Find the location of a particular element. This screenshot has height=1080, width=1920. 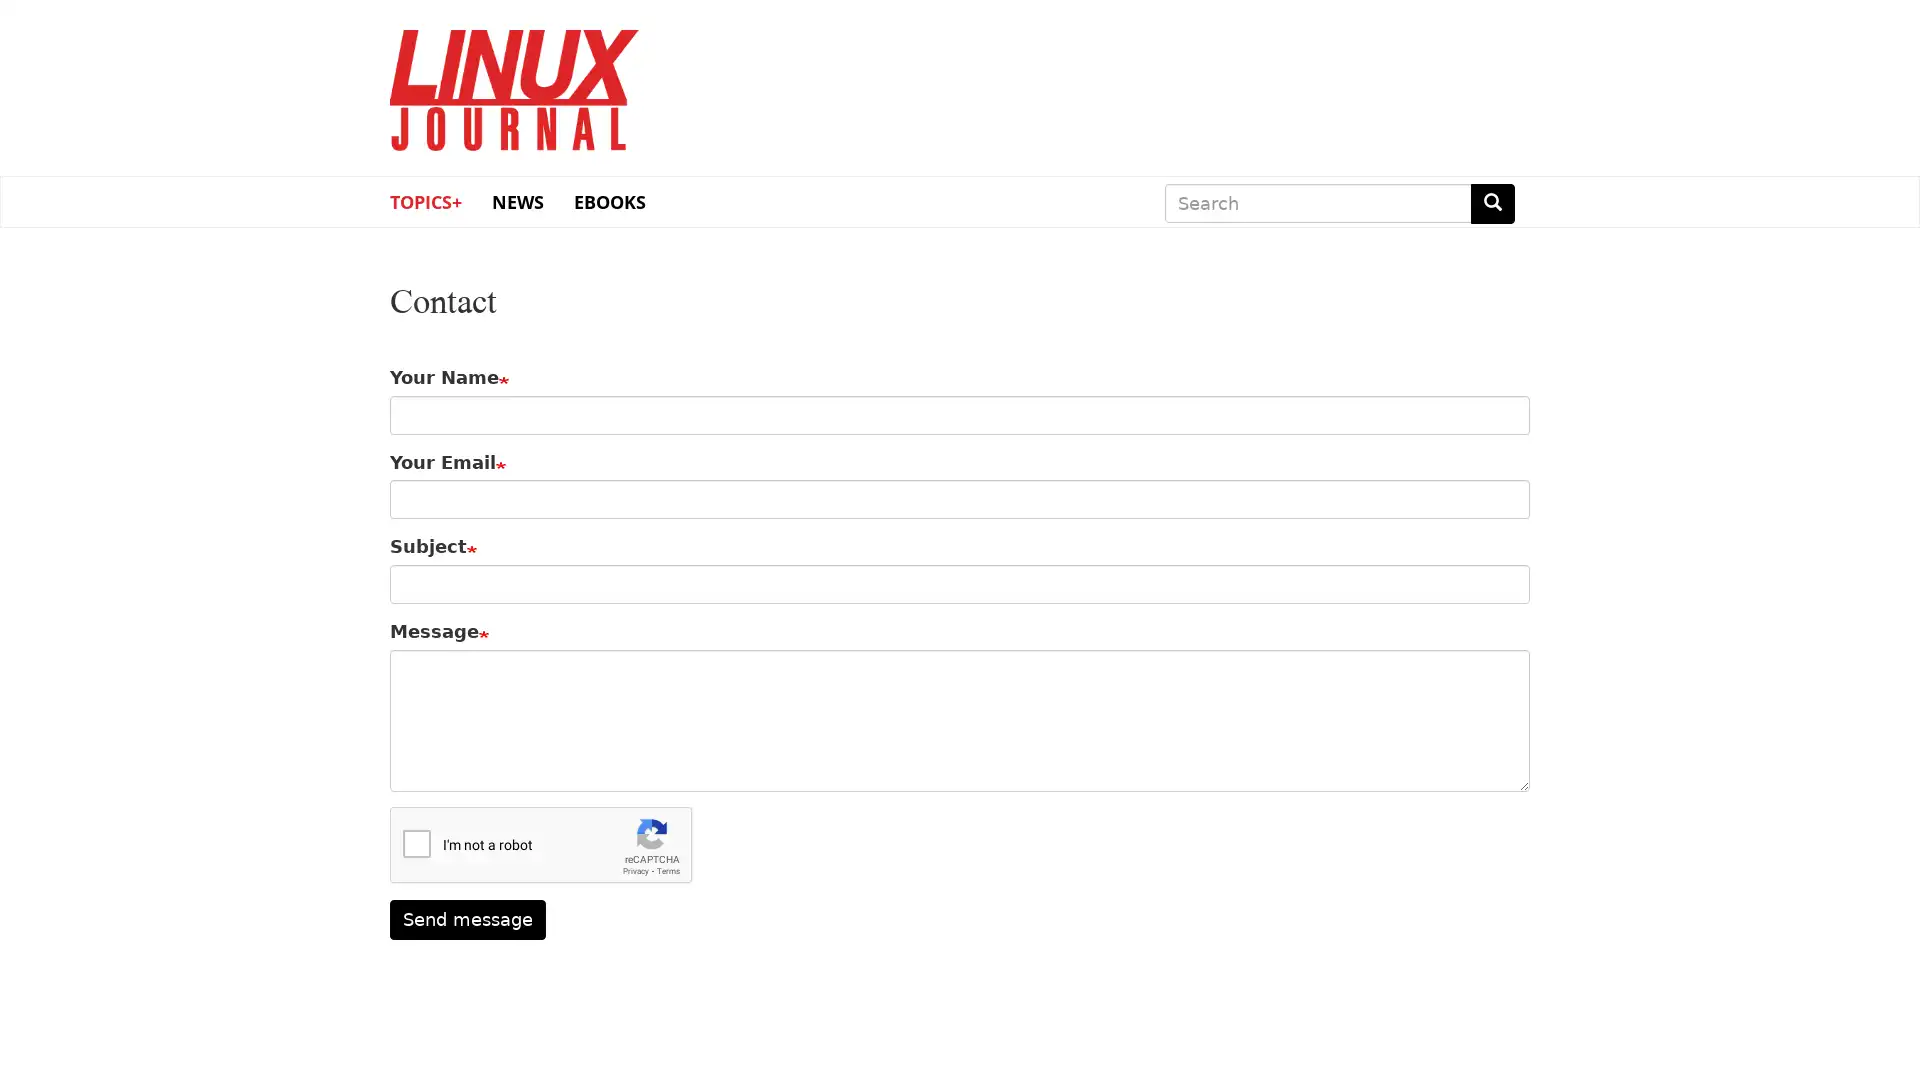

Search is located at coordinates (1492, 203).